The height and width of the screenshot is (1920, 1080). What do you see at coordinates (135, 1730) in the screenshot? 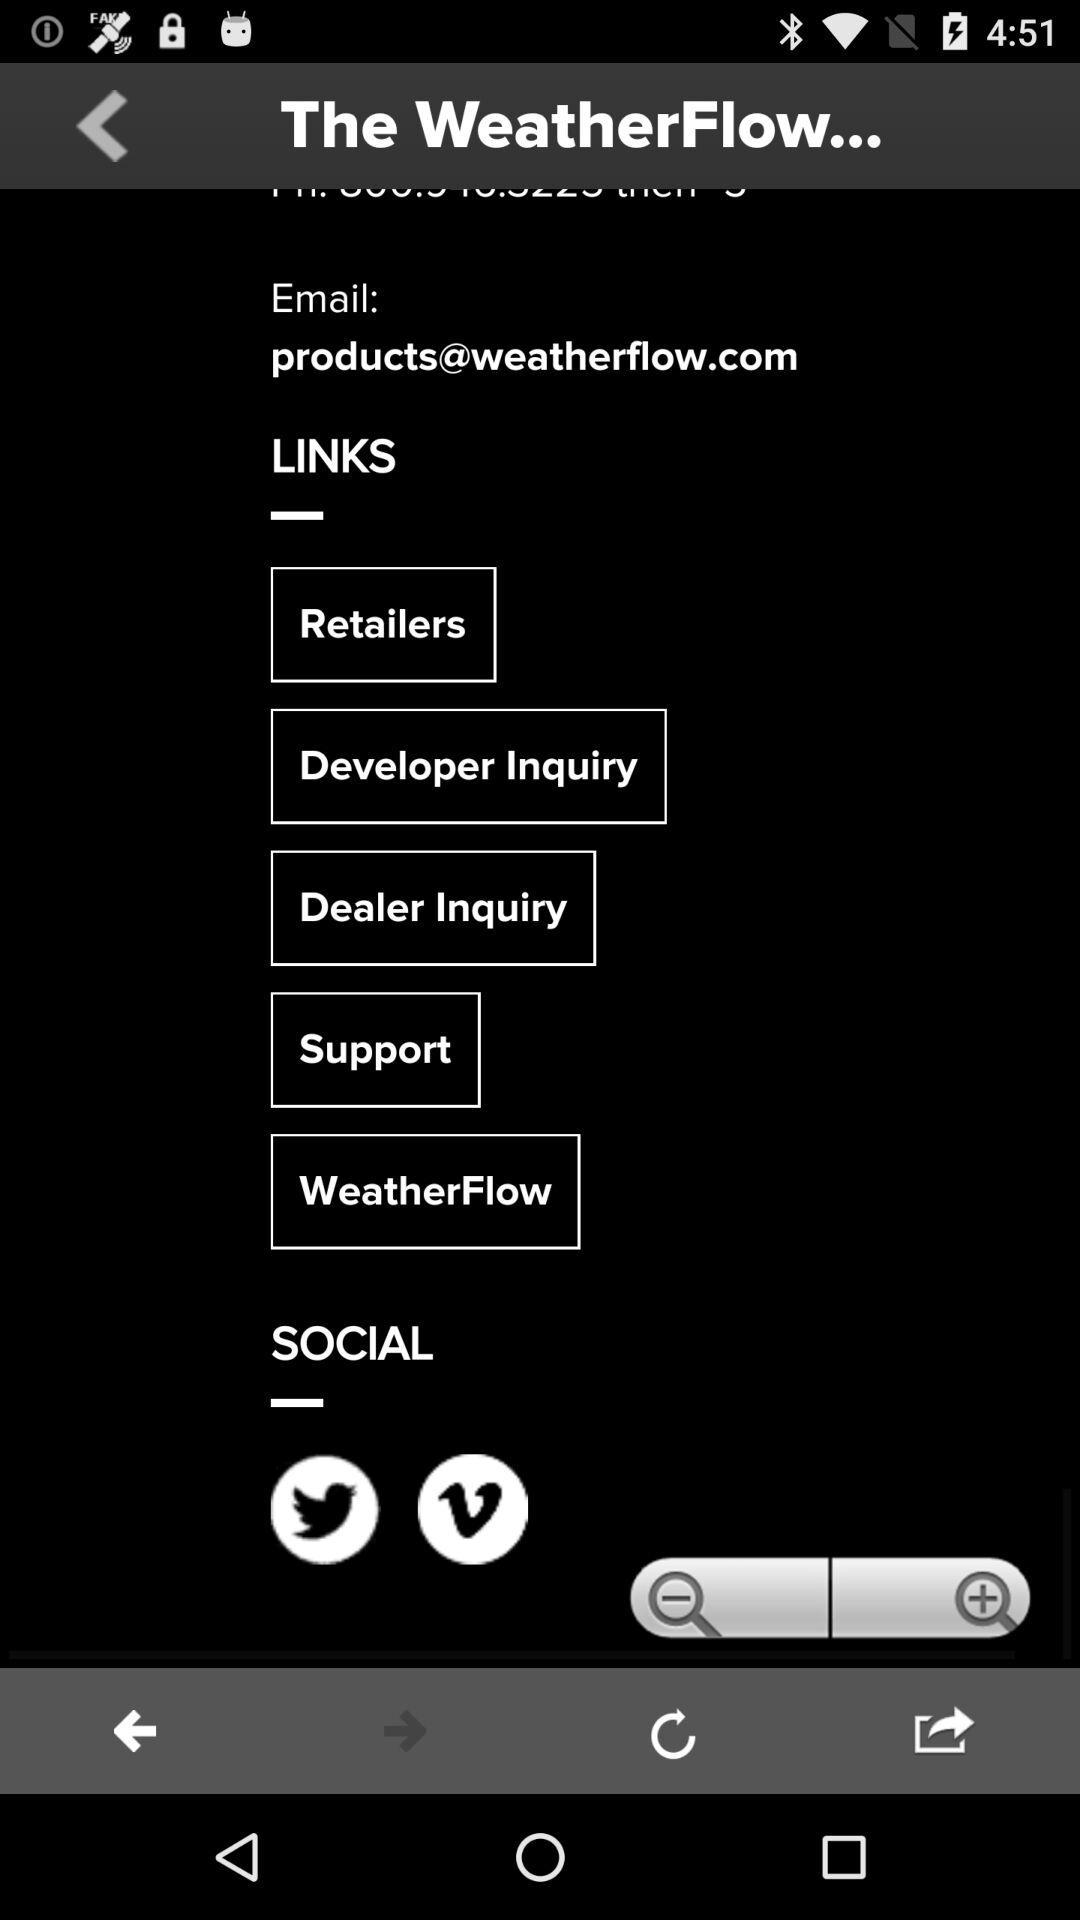
I see `go back` at bounding box center [135, 1730].